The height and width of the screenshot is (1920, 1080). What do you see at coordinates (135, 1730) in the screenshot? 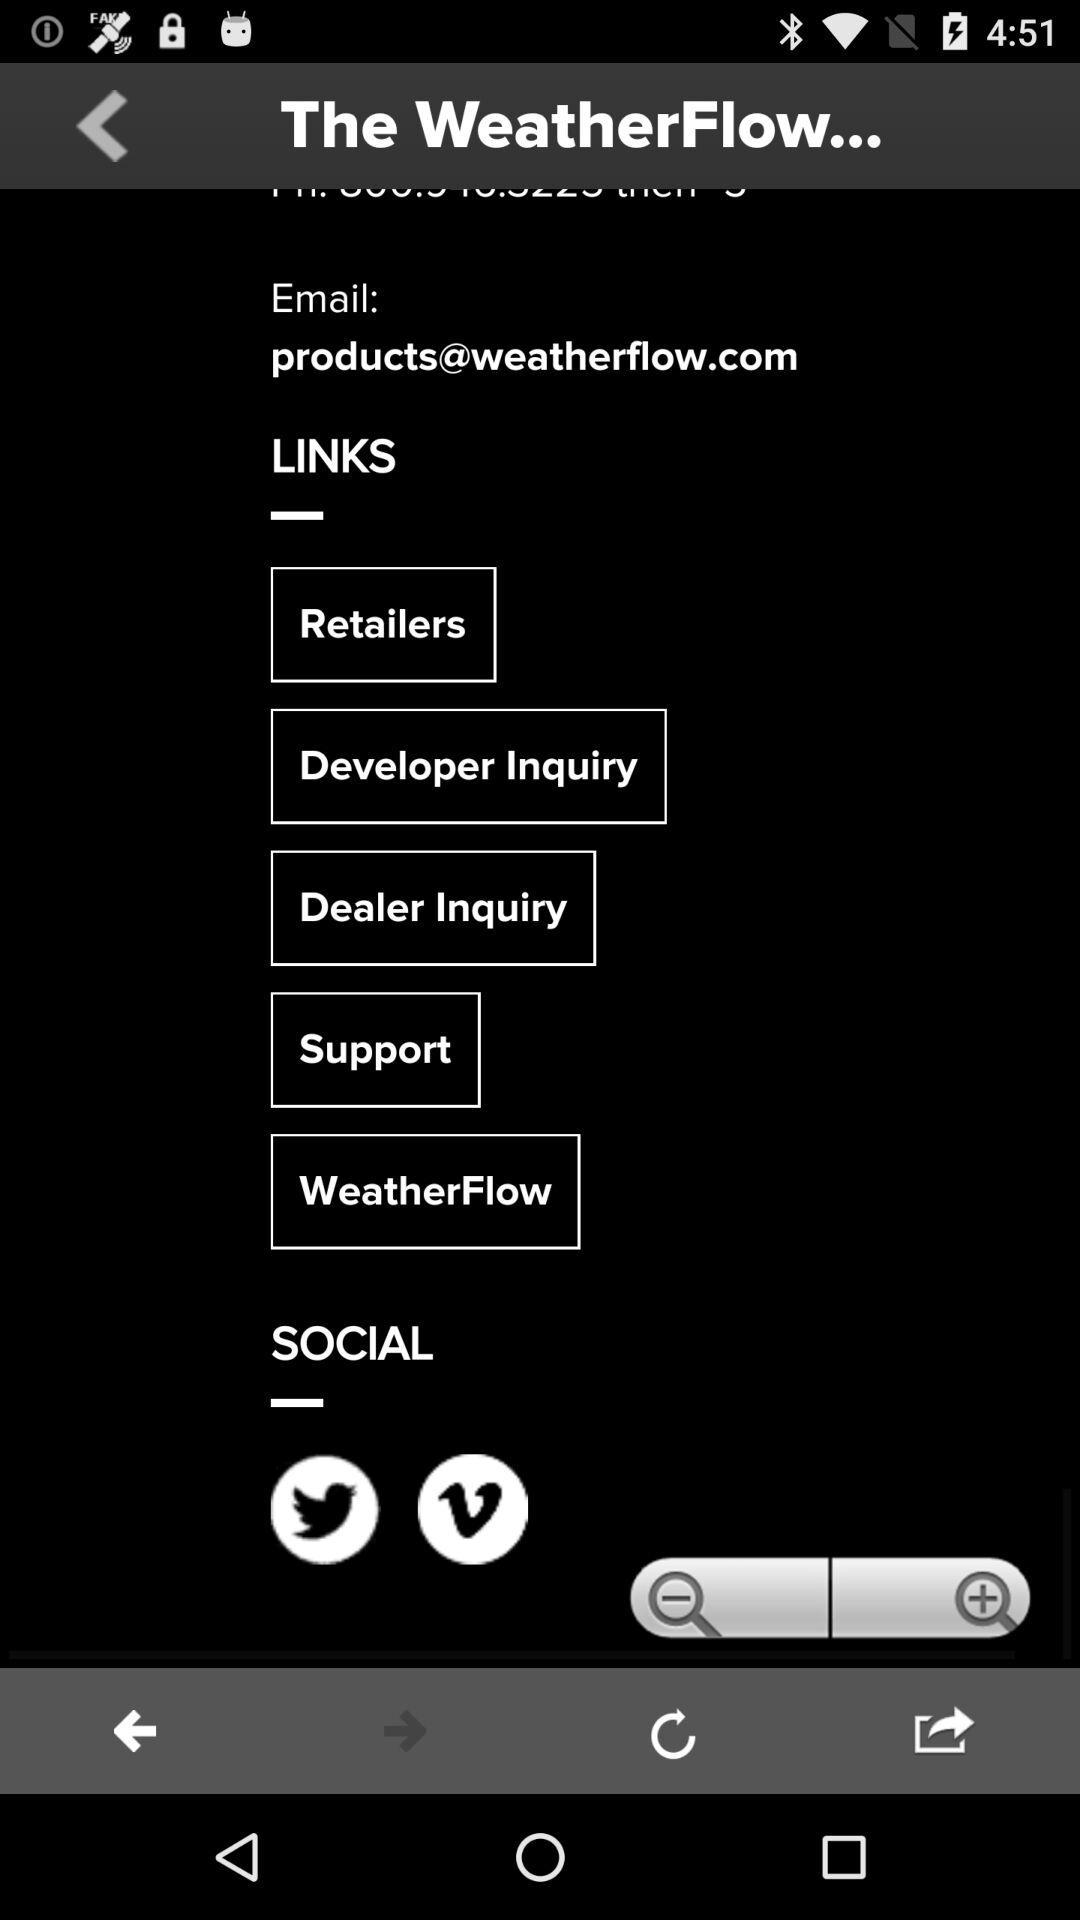
I see `go back` at bounding box center [135, 1730].